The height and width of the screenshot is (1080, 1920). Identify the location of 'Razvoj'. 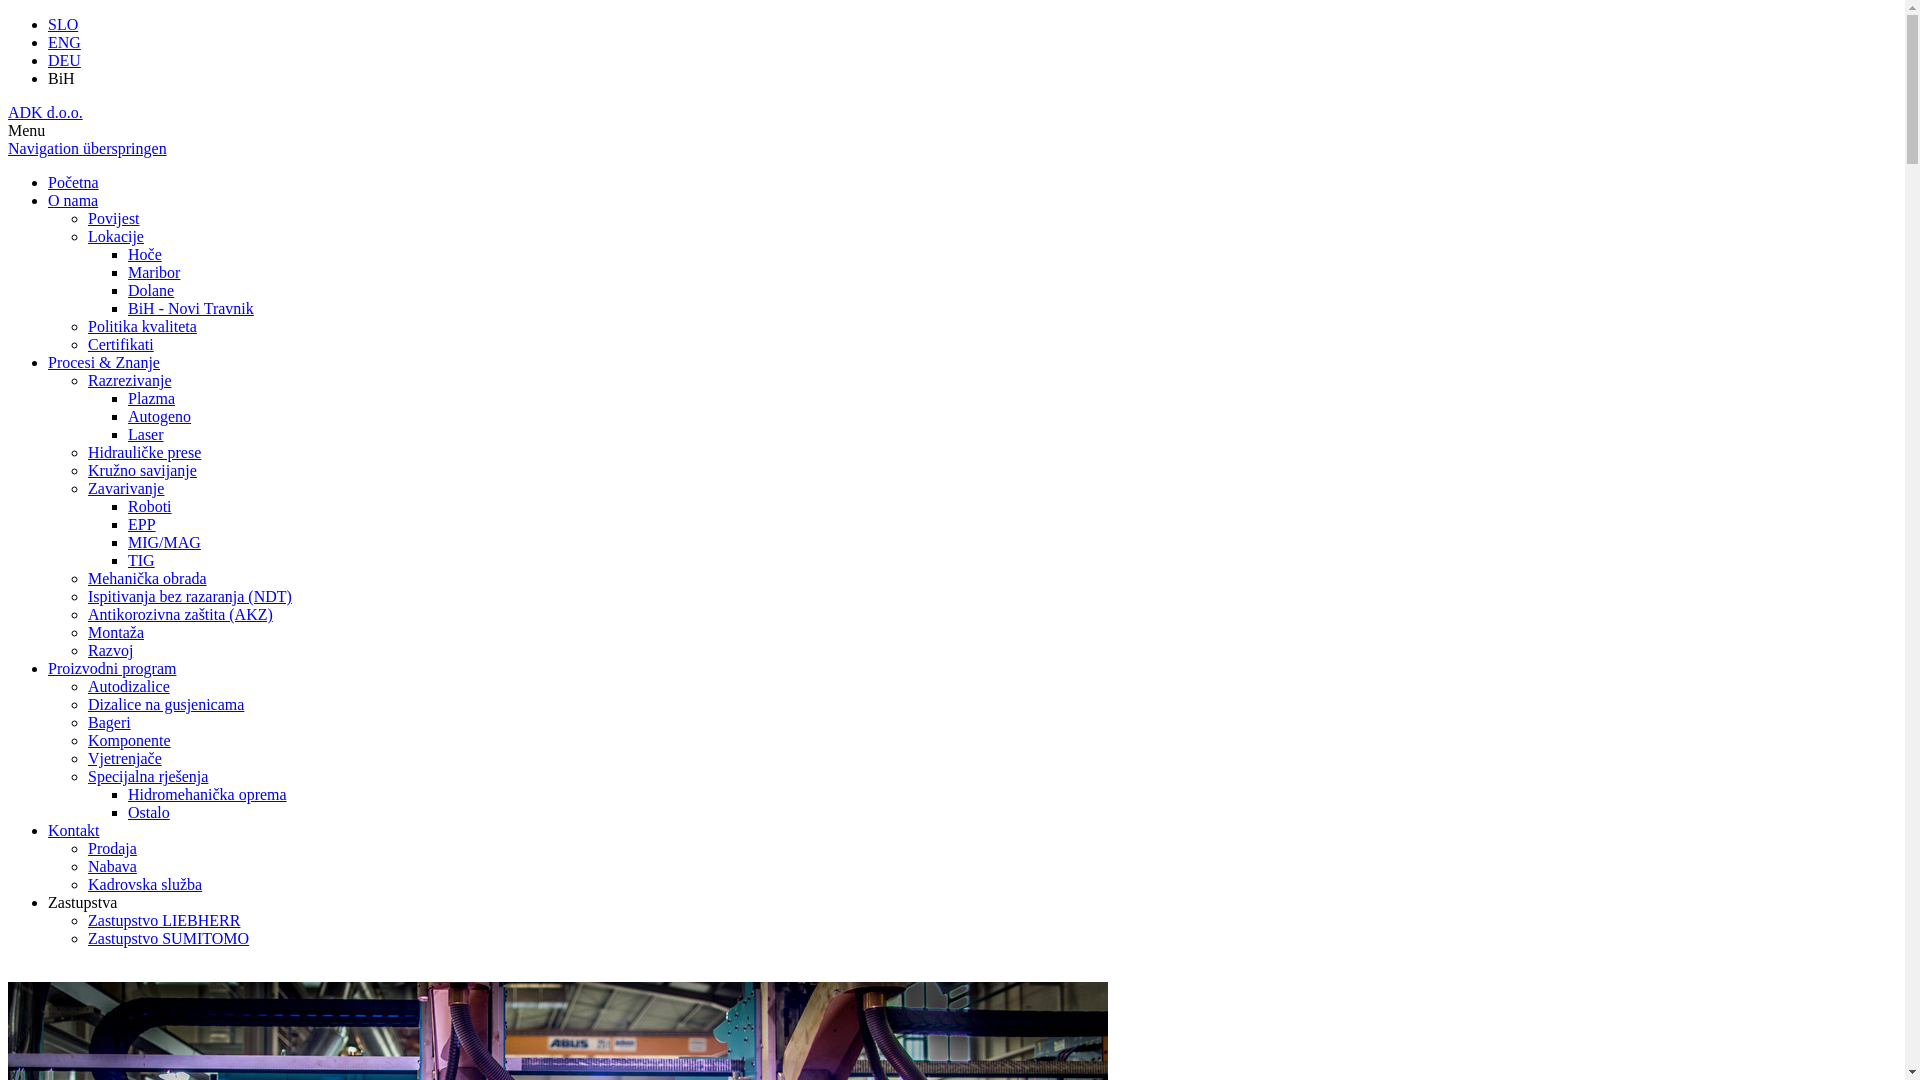
(109, 650).